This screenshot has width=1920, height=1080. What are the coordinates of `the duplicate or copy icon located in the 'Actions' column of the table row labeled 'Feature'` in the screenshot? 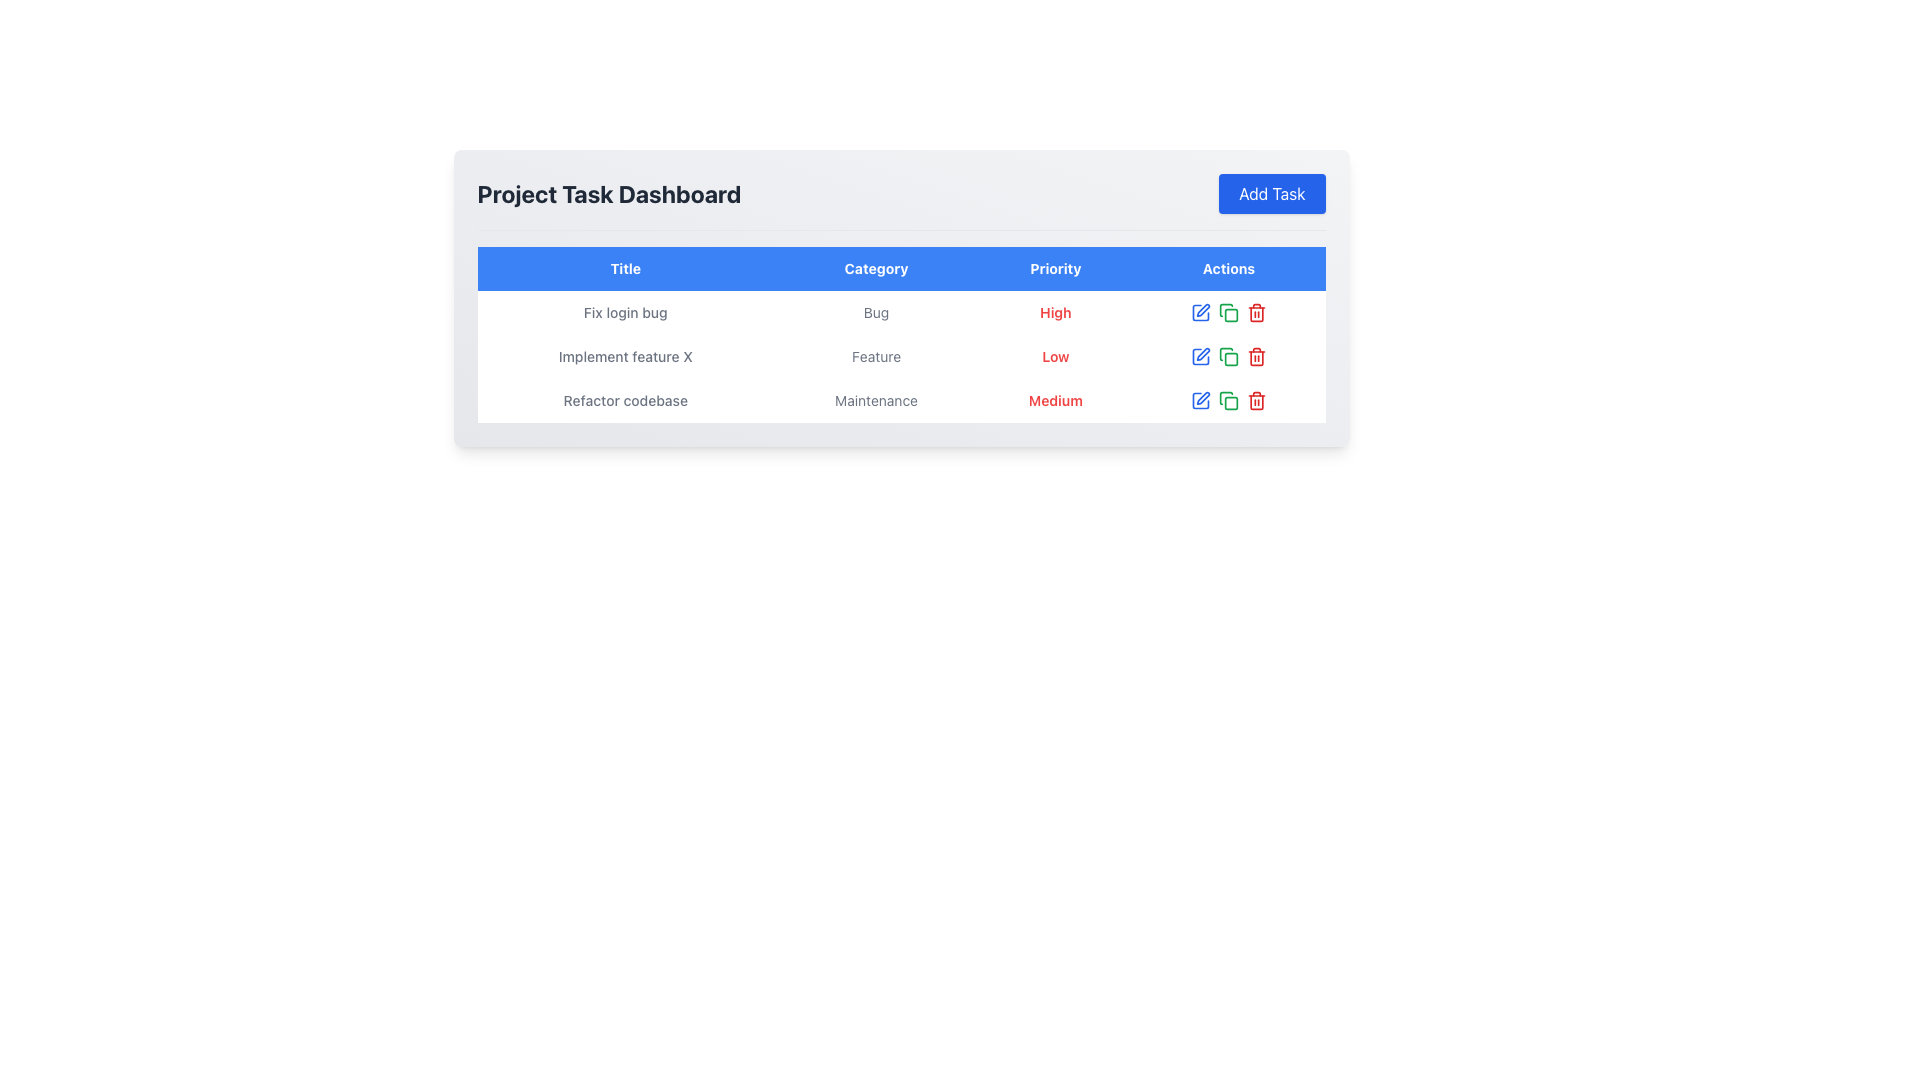 It's located at (1225, 353).